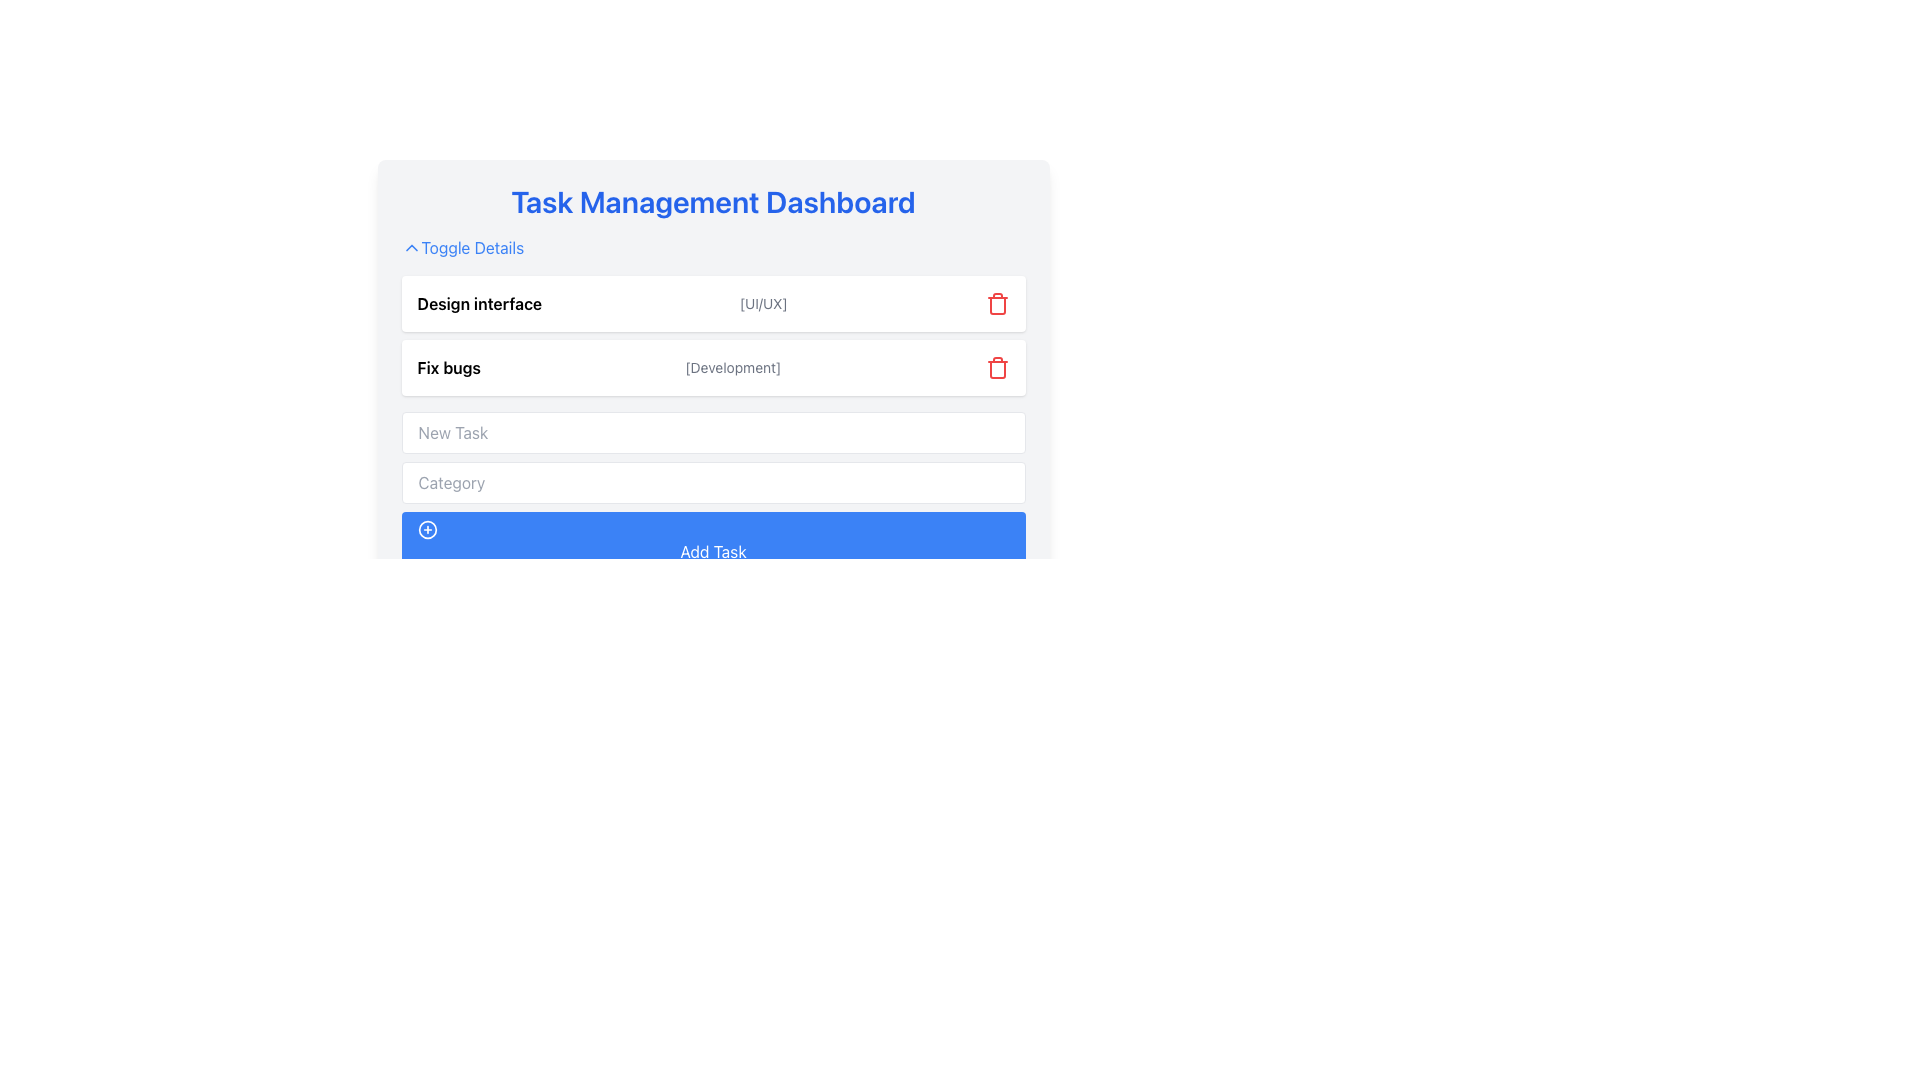 The height and width of the screenshot is (1080, 1920). I want to click on the Text header displaying 'Design interface', which is styled with a bold and slightly larger font, located in the middle of a rectangular section in the UI, so click(478, 304).